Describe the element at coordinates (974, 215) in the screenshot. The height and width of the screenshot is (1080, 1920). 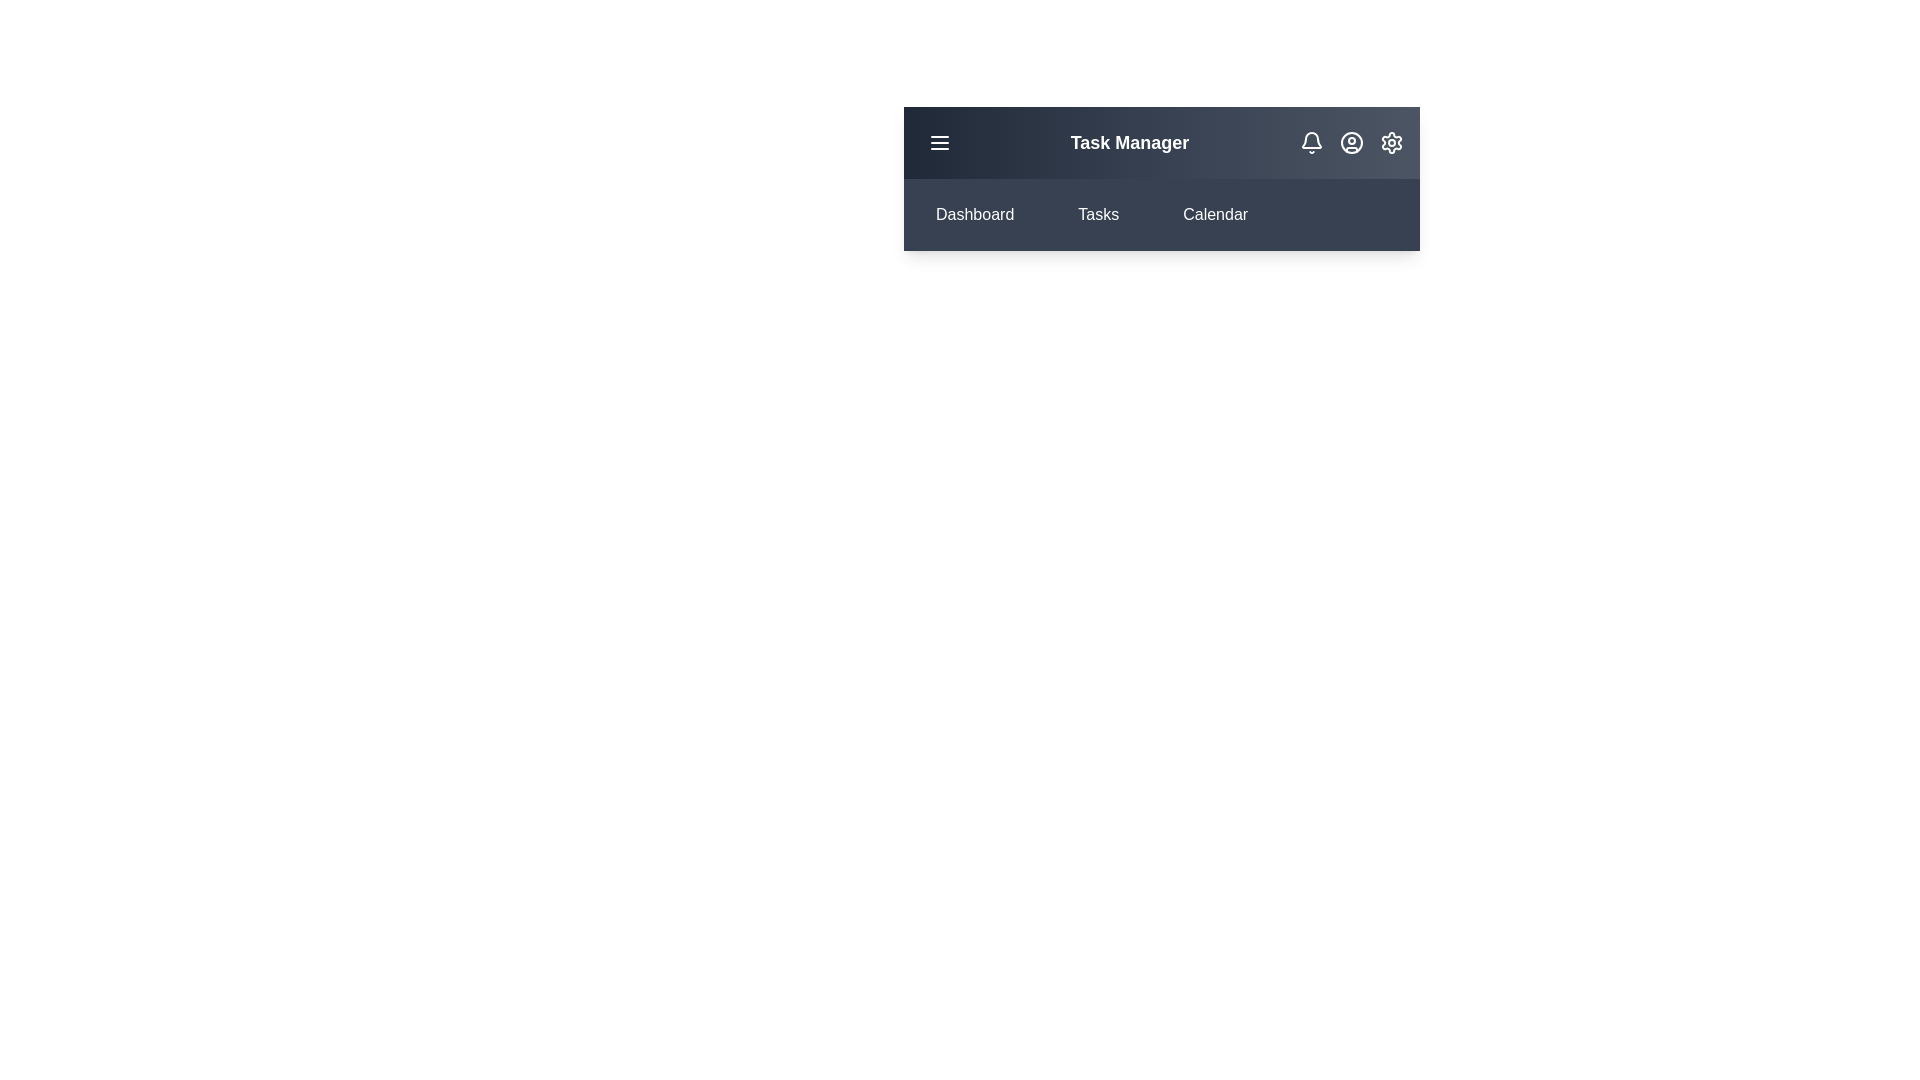
I see `the 'Dashboard' button to navigate to the 'Dashboard' section` at that location.